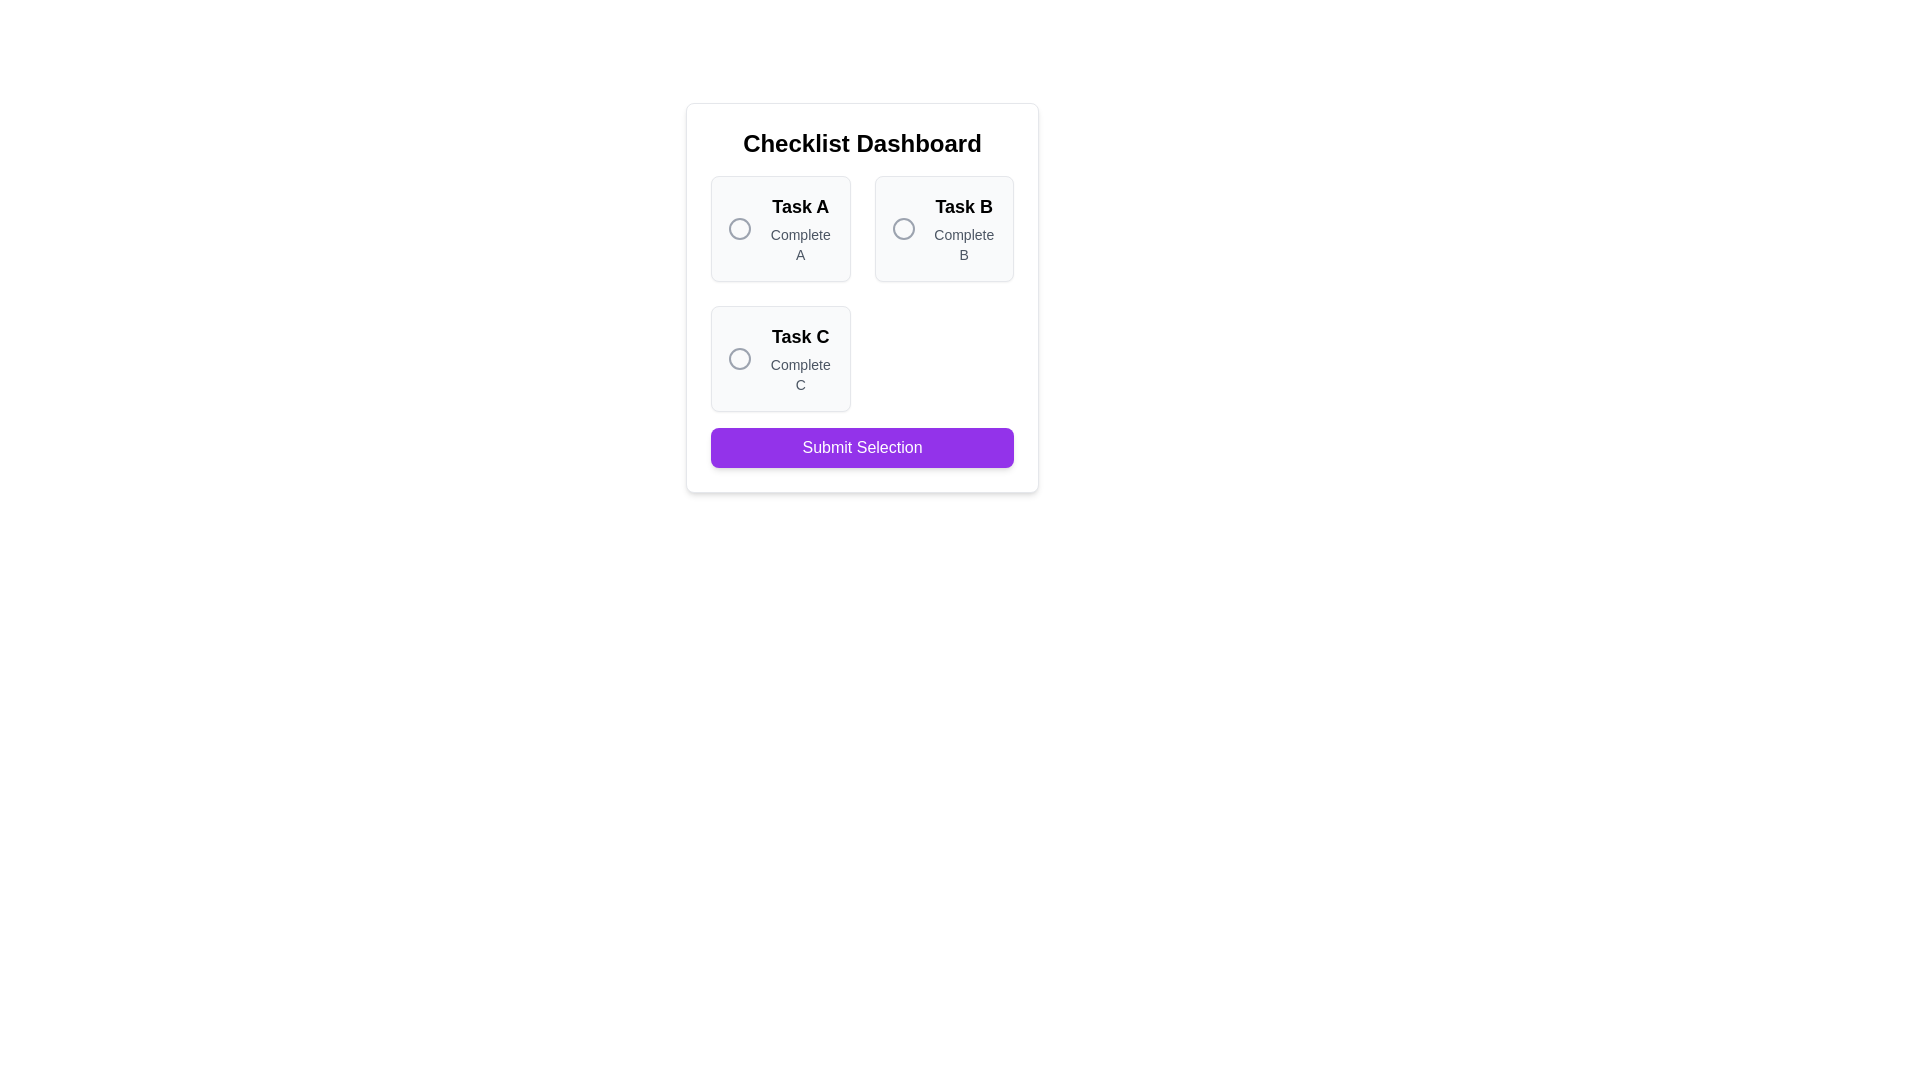 The height and width of the screenshot is (1080, 1920). What do you see at coordinates (800, 374) in the screenshot?
I see `the text label that provides context for 'Task C', located in the bottom-left quadrant of the checklist dashboard interface` at bounding box center [800, 374].